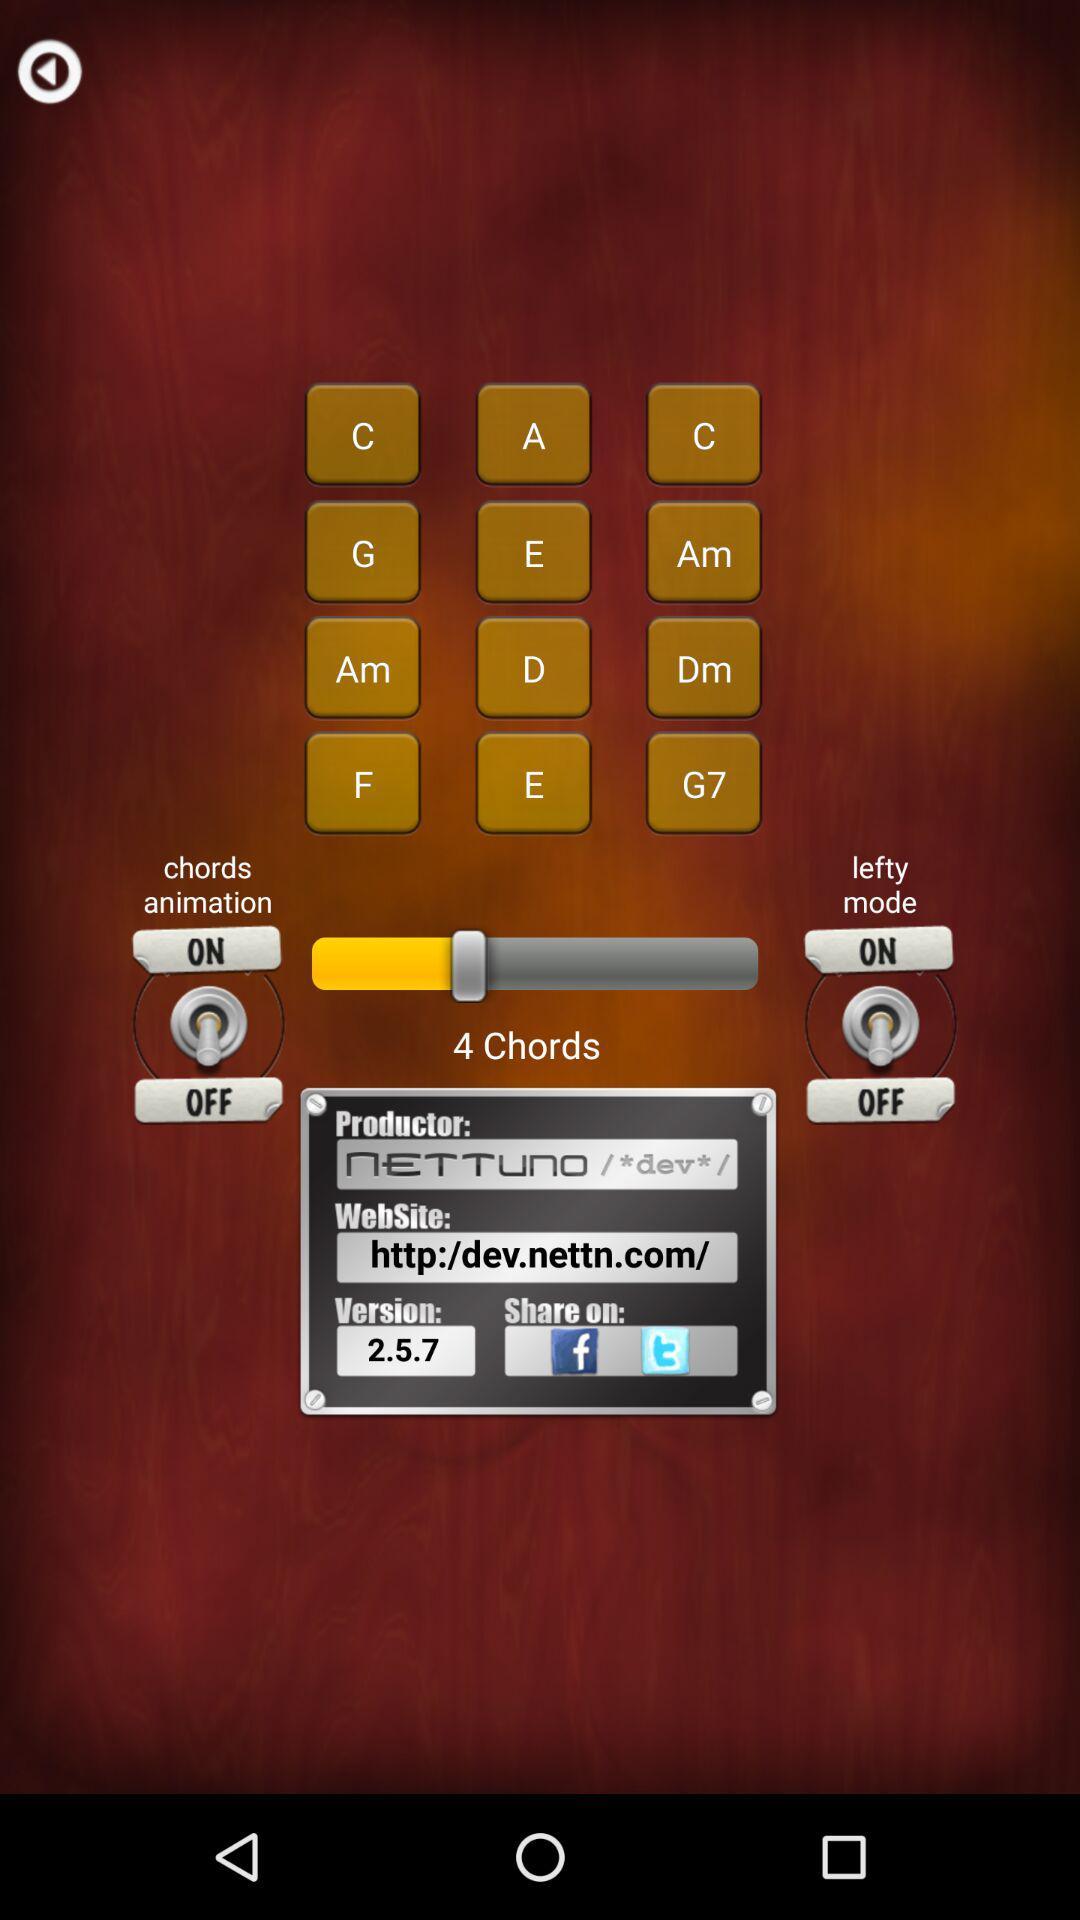  What do you see at coordinates (548, 1394) in the screenshot?
I see `share on facebook` at bounding box center [548, 1394].